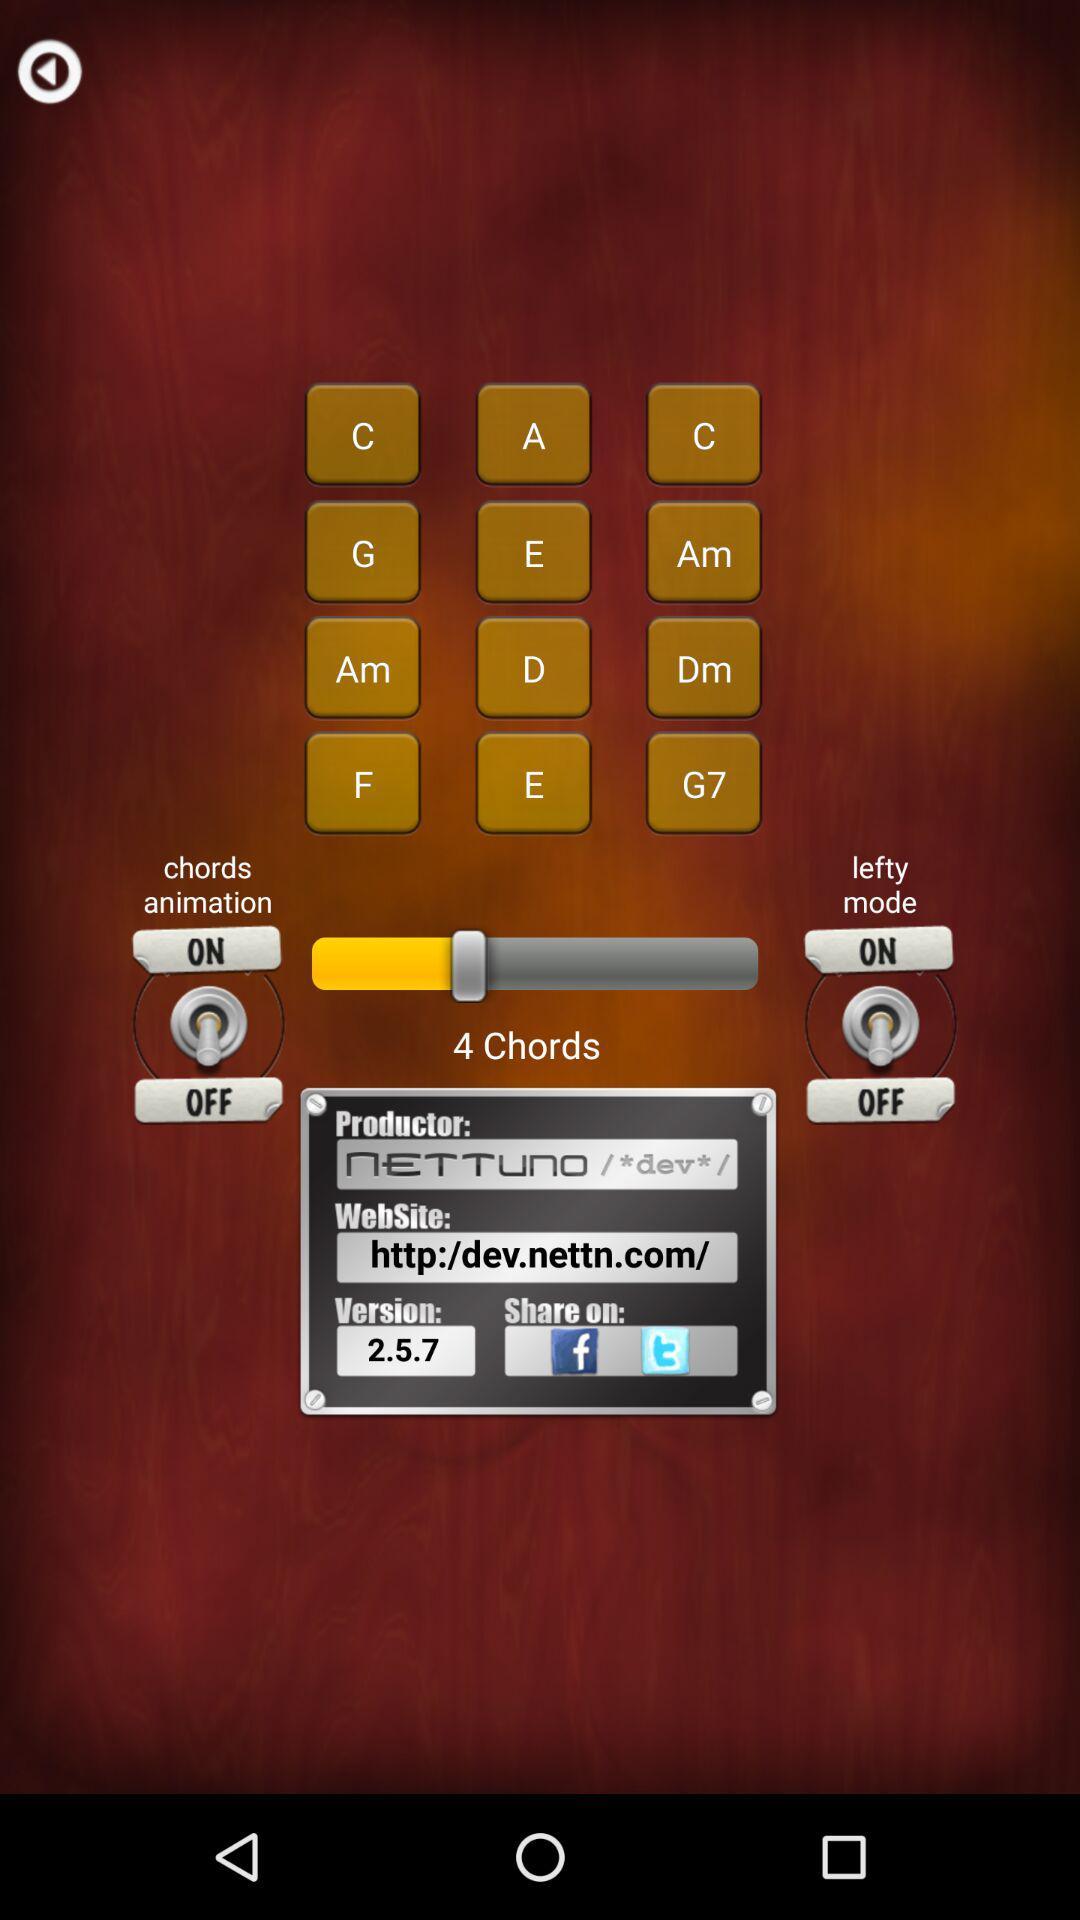  What do you see at coordinates (548, 1394) in the screenshot?
I see `share on facebook` at bounding box center [548, 1394].